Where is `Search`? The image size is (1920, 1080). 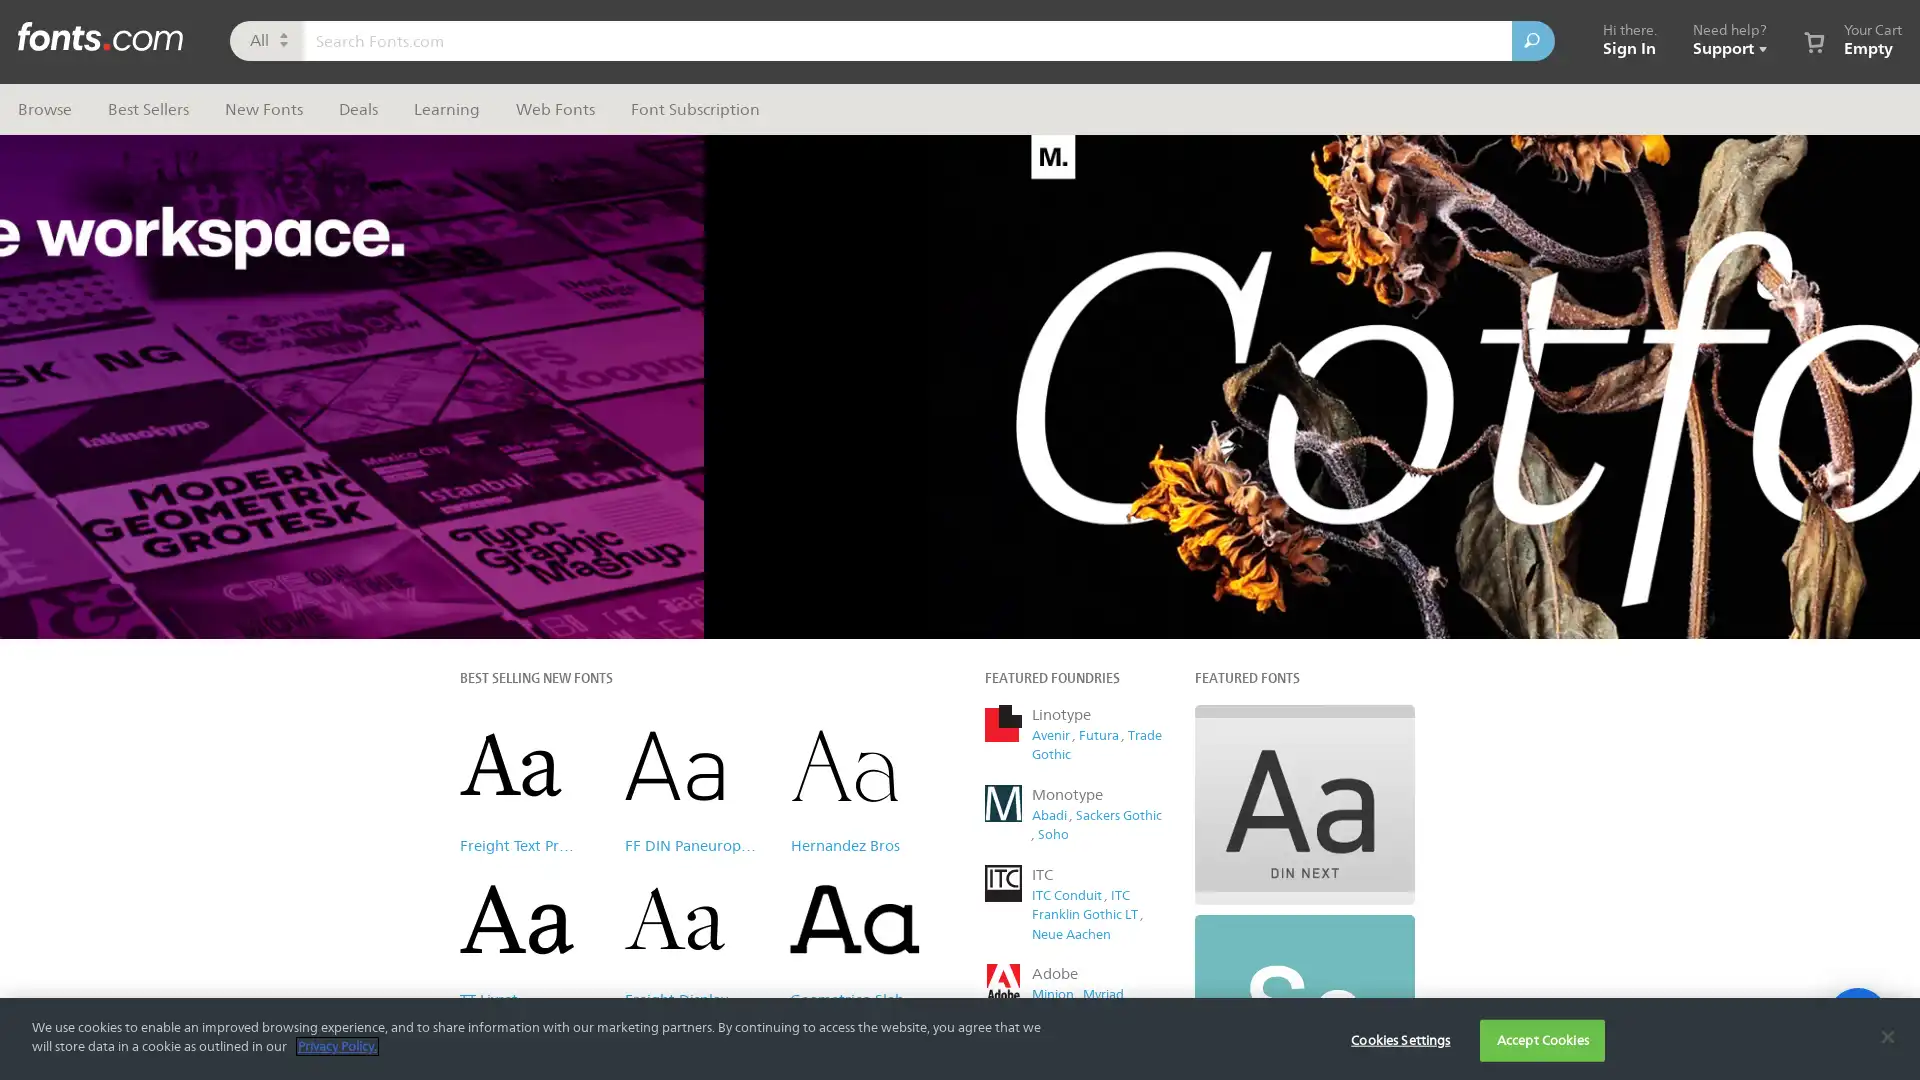 Search is located at coordinates (1532, 41).